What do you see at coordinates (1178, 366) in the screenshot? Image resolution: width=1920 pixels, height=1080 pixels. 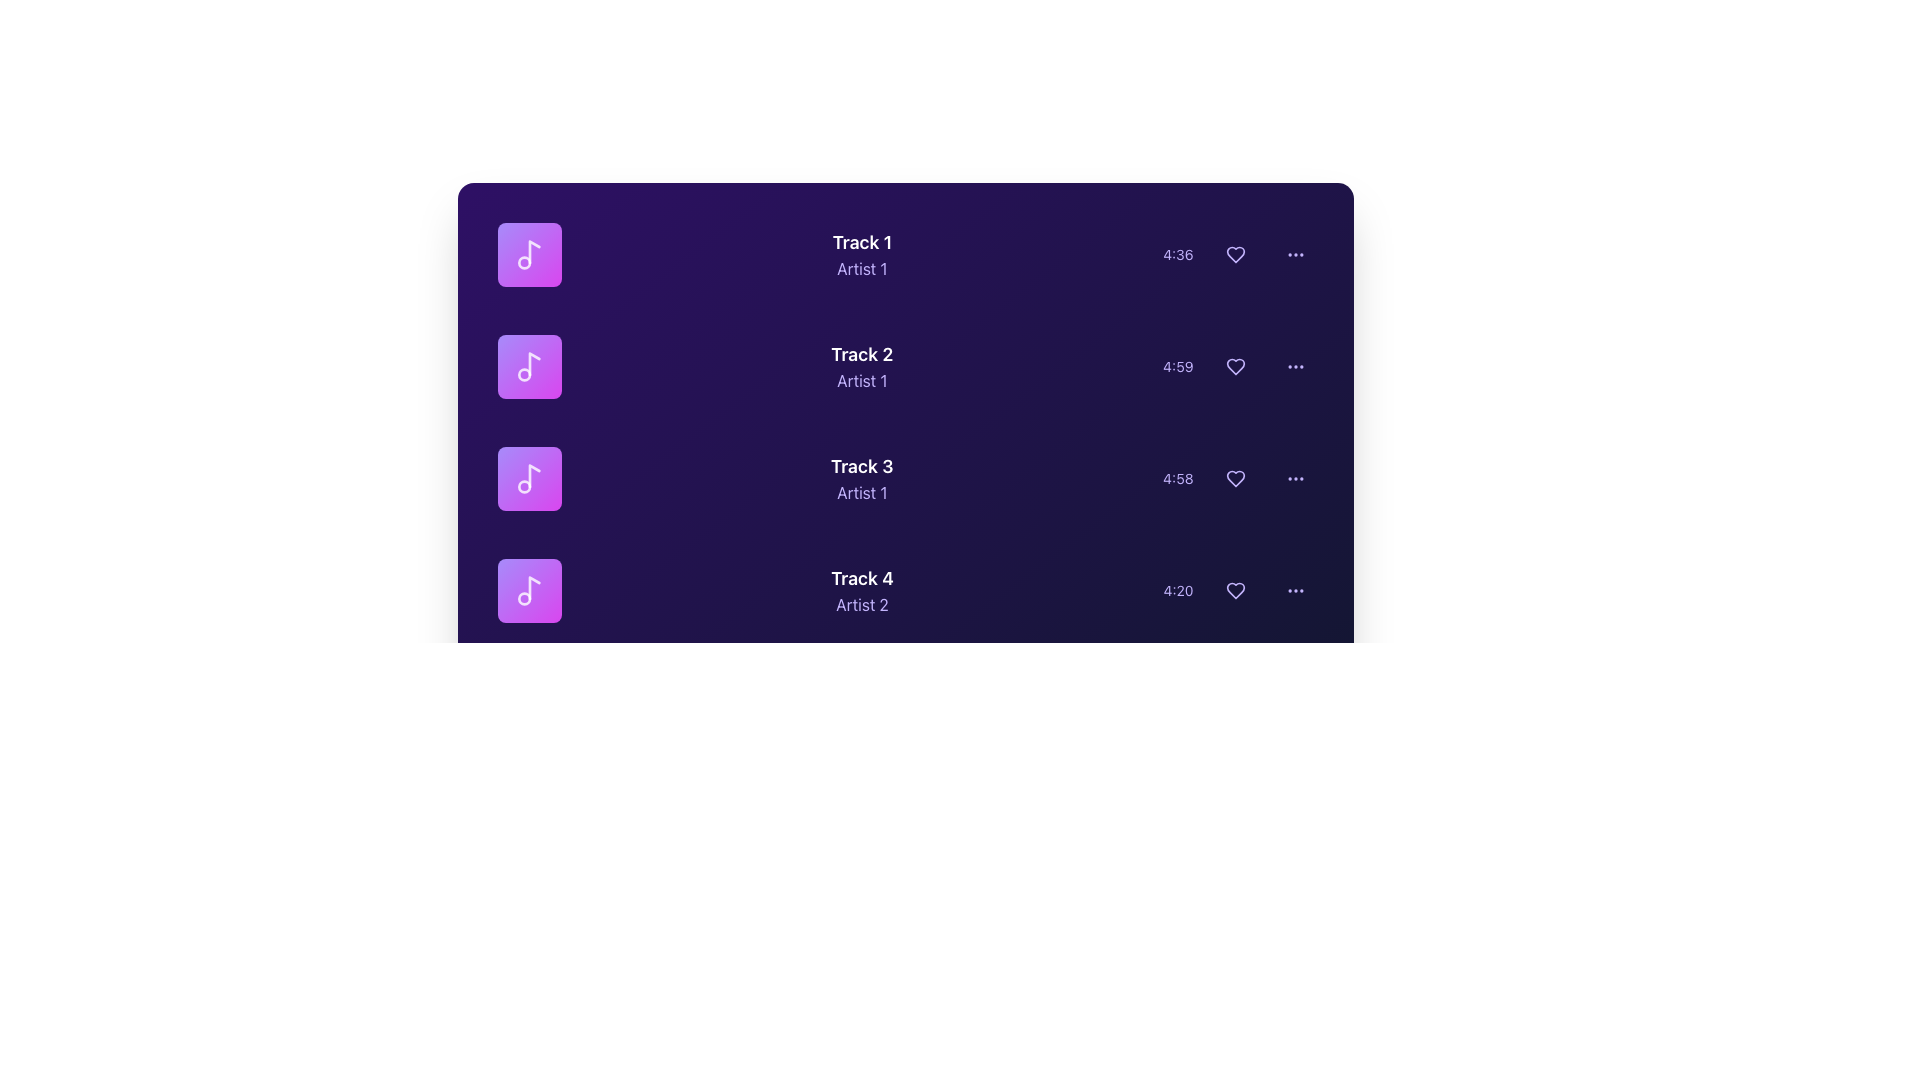 I see `the text label displaying the duration '4:59', which is styled in violet color and located in the second row of the track list interface` at bounding box center [1178, 366].